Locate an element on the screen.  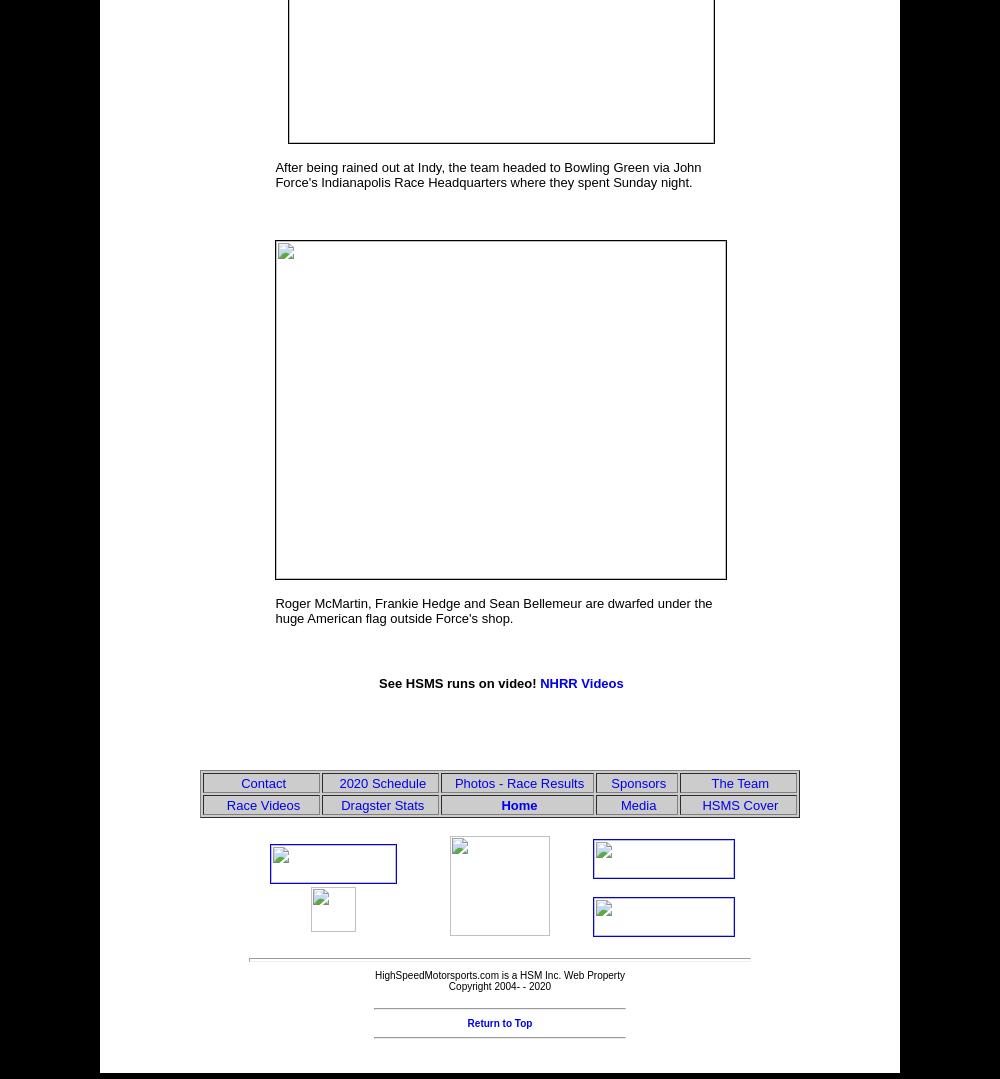
'HighSpeedMotorsports.com
is a HSM Inc. Web Property' is located at coordinates (375, 974).